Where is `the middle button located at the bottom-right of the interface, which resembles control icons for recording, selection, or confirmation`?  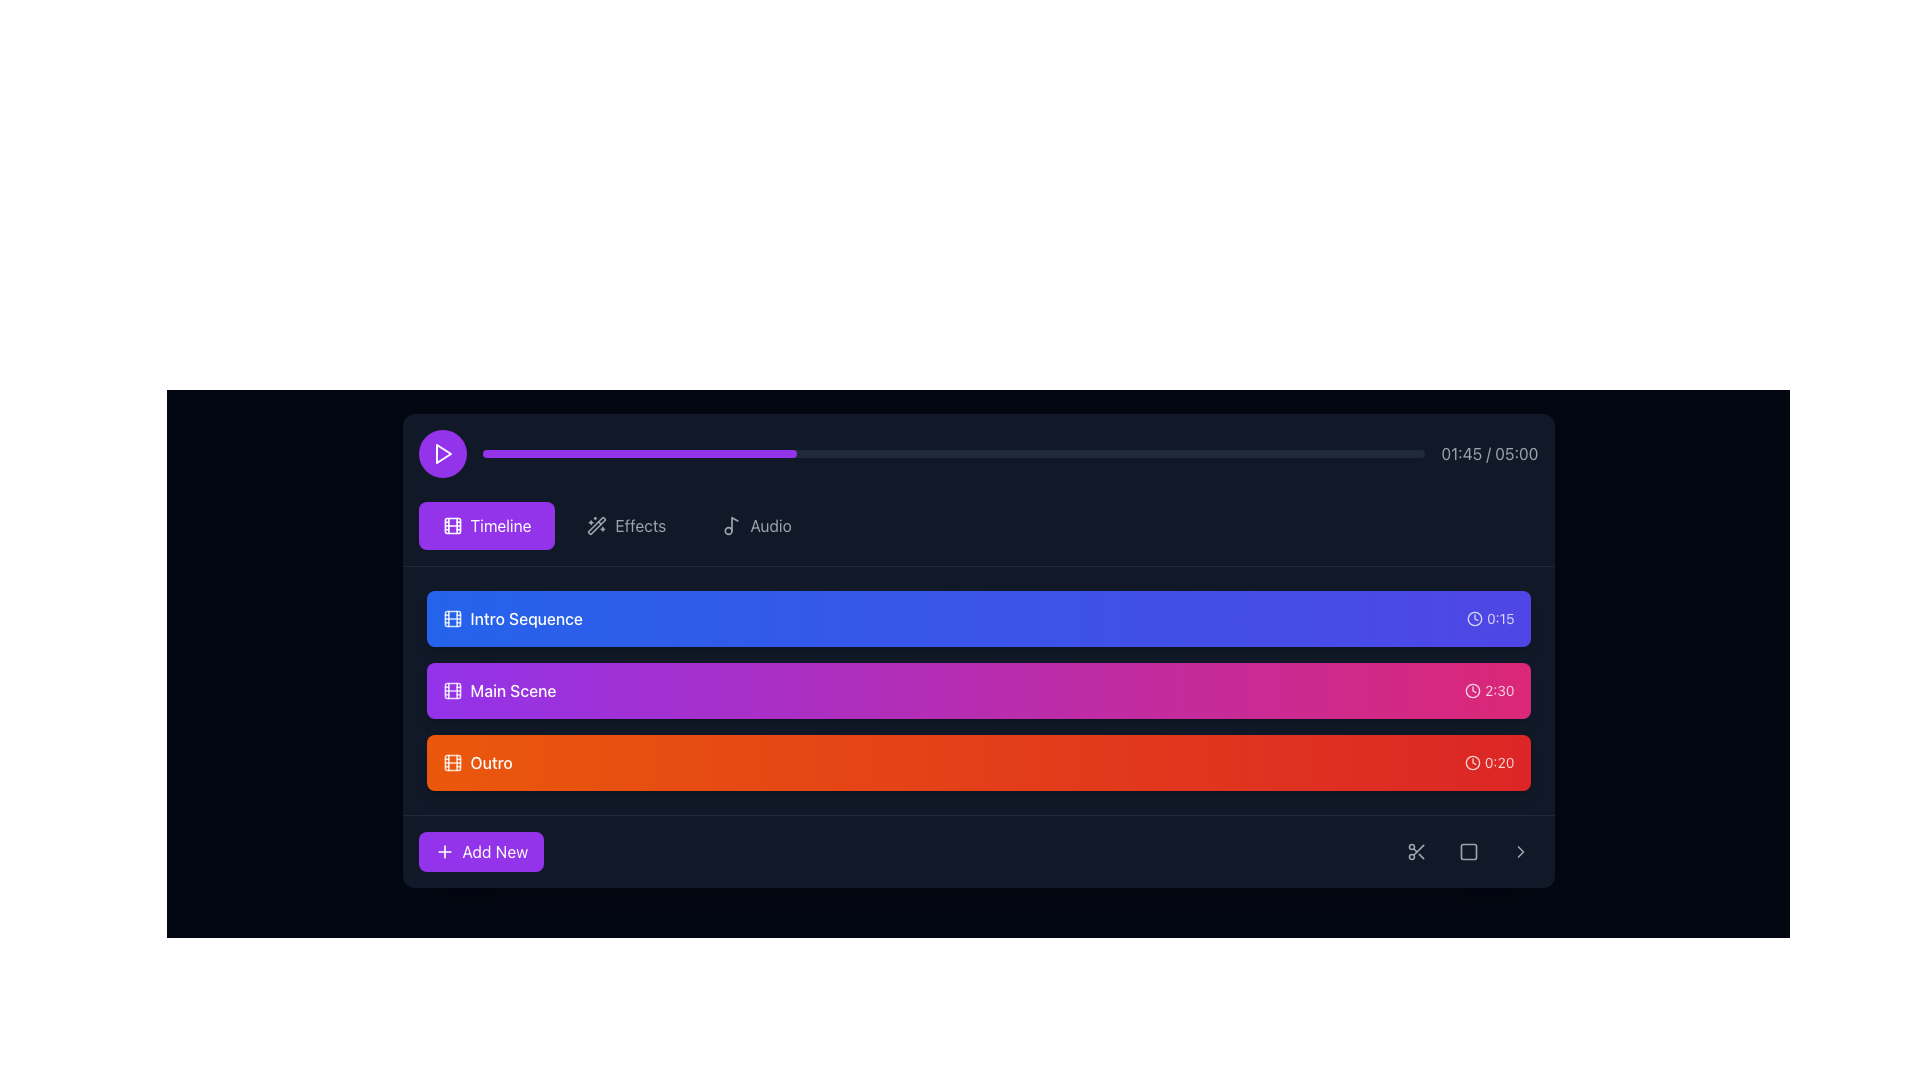 the middle button located at the bottom-right of the interface, which resembles control icons for recording, selection, or confirmation is located at coordinates (1468, 852).